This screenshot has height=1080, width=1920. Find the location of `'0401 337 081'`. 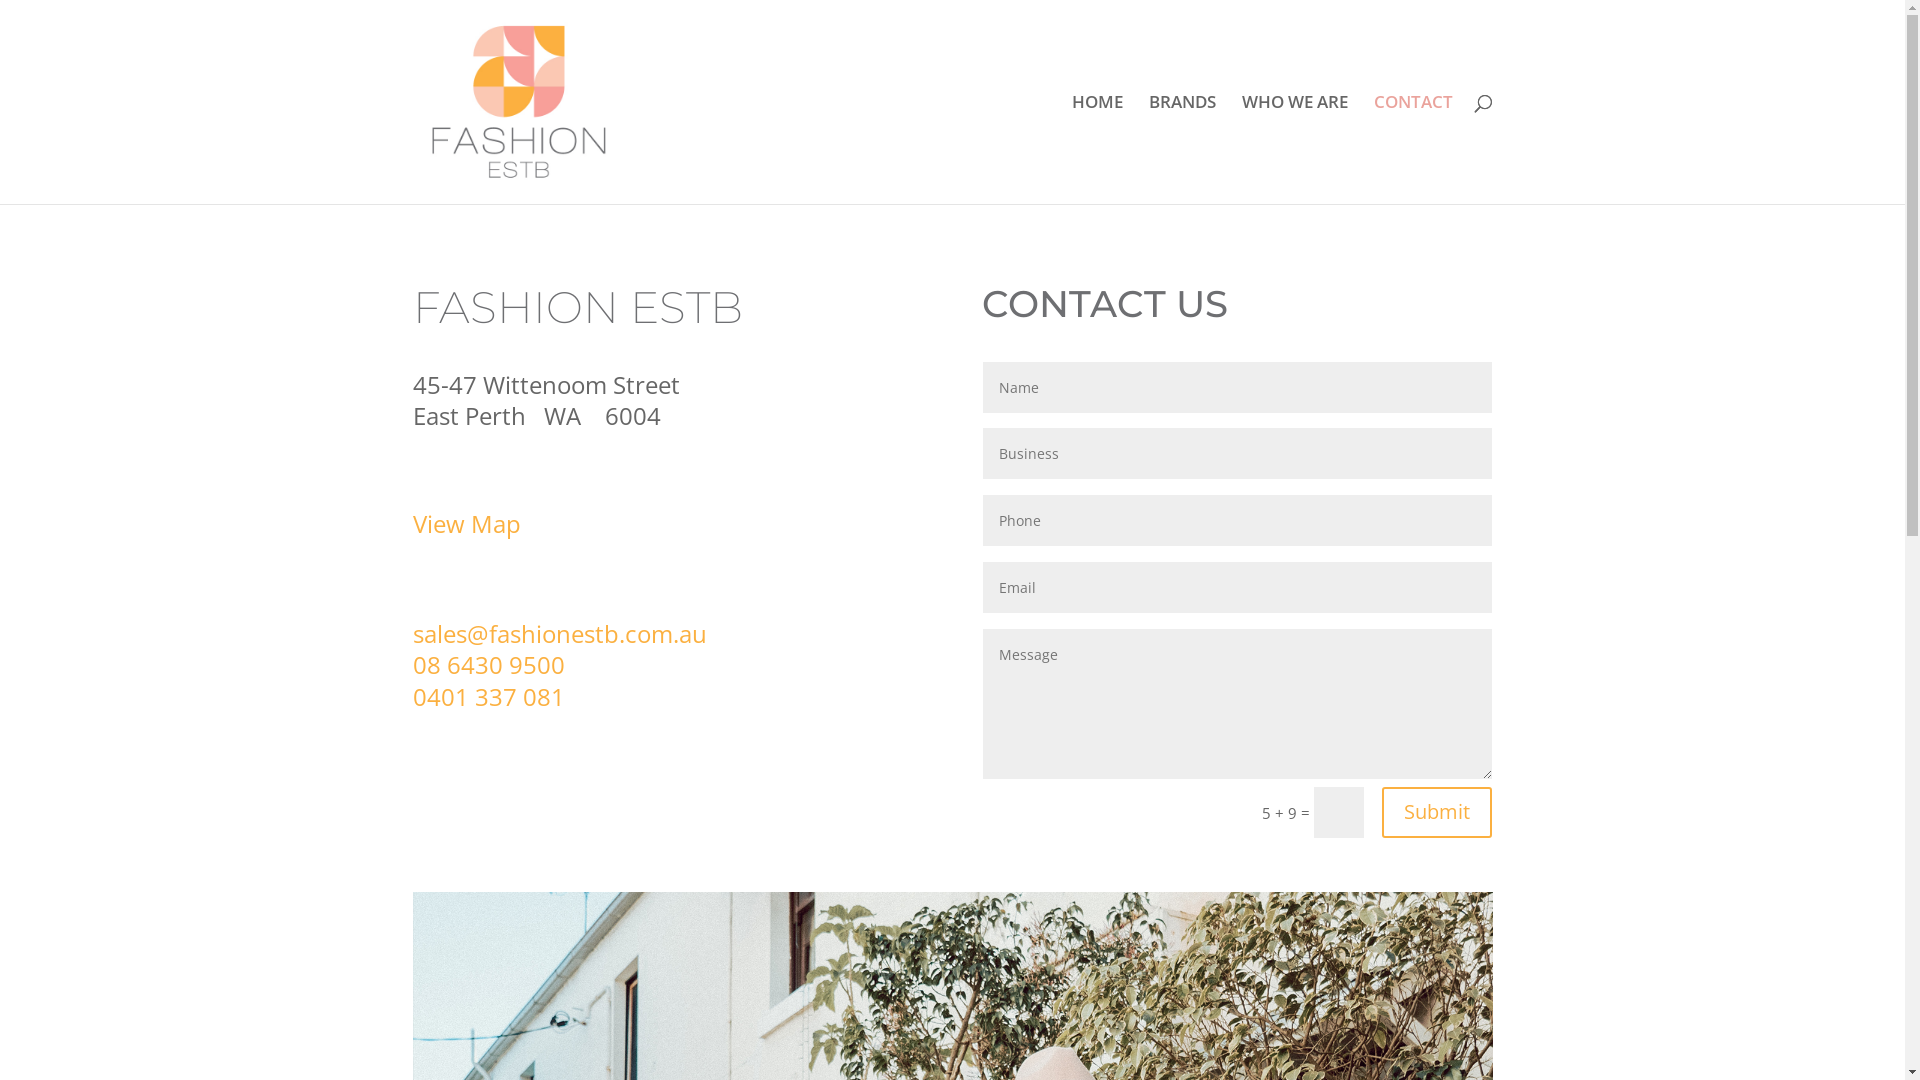

'0401 337 081' is located at coordinates (488, 695).